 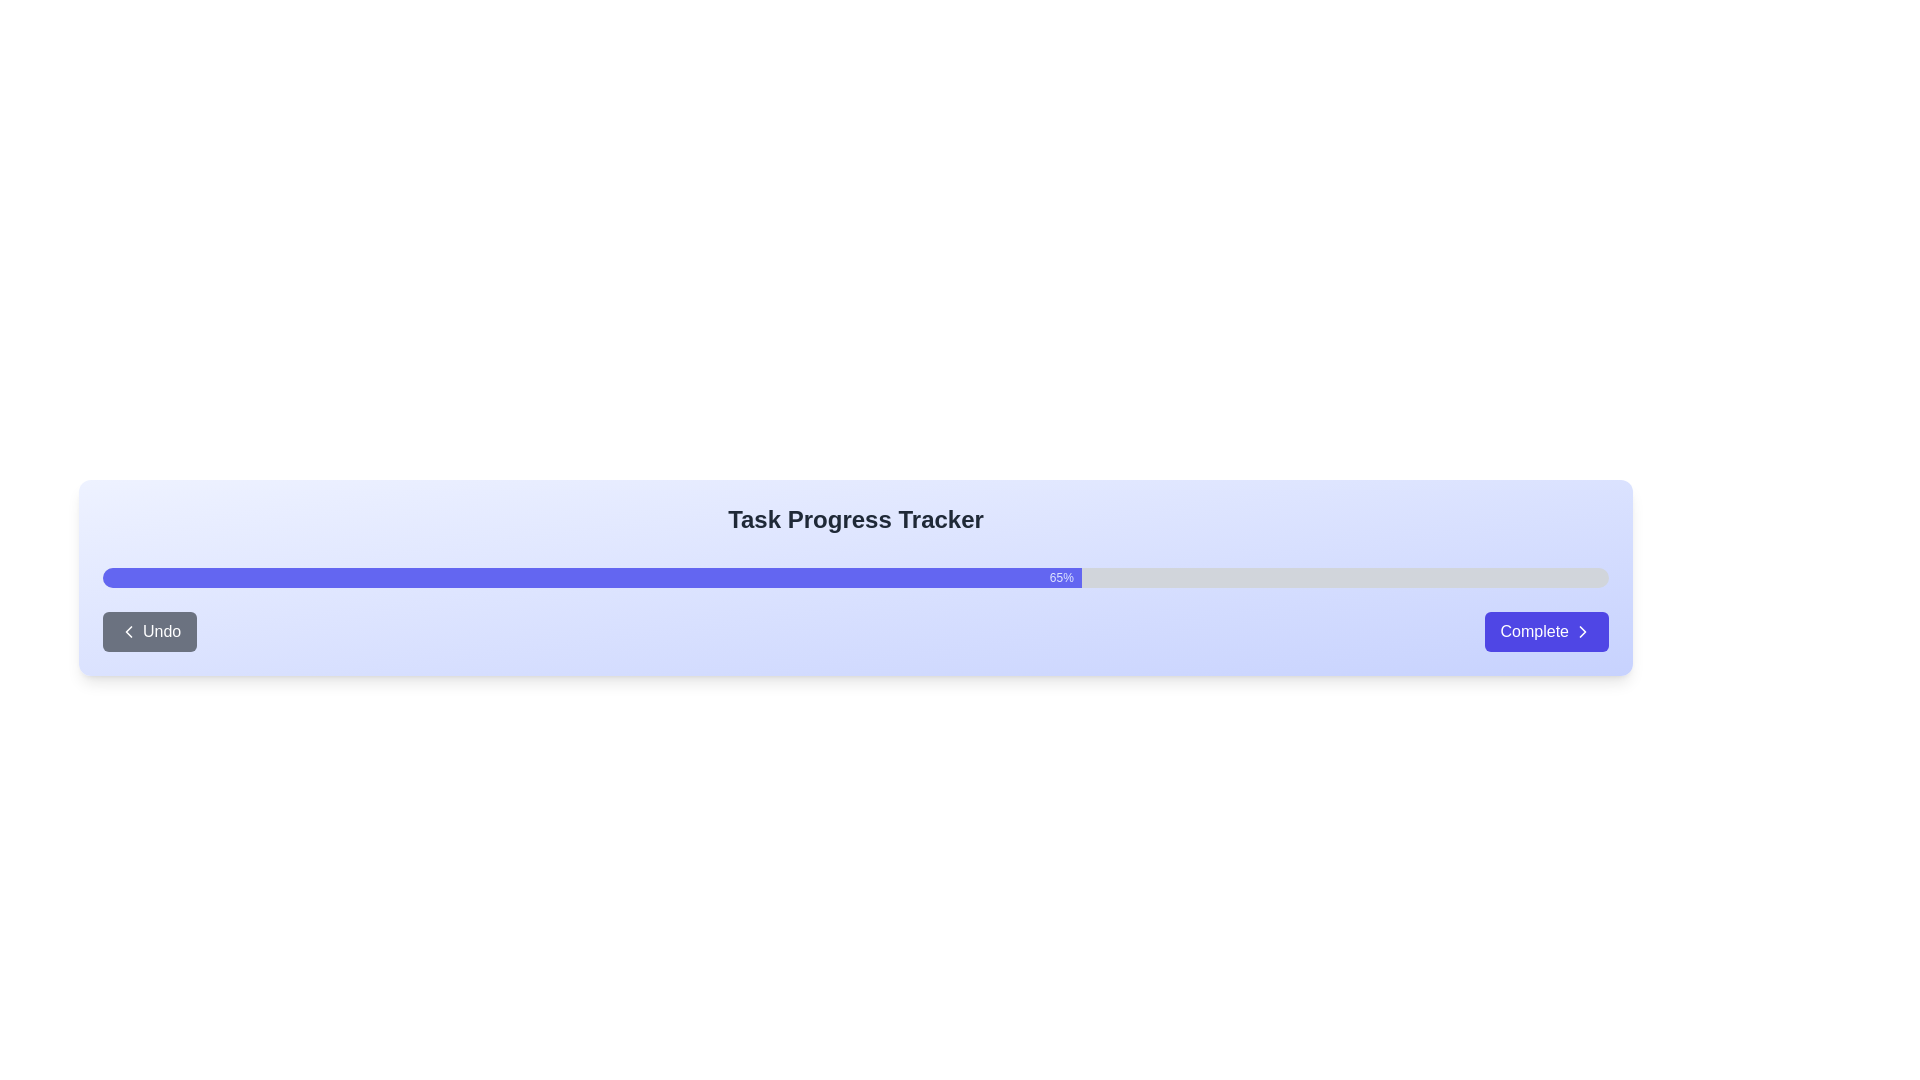 I want to click on the 'Undo' and 'Complete' buttons in the composite control element located in the 'Task Progress Tracker' card, so click(x=855, y=632).